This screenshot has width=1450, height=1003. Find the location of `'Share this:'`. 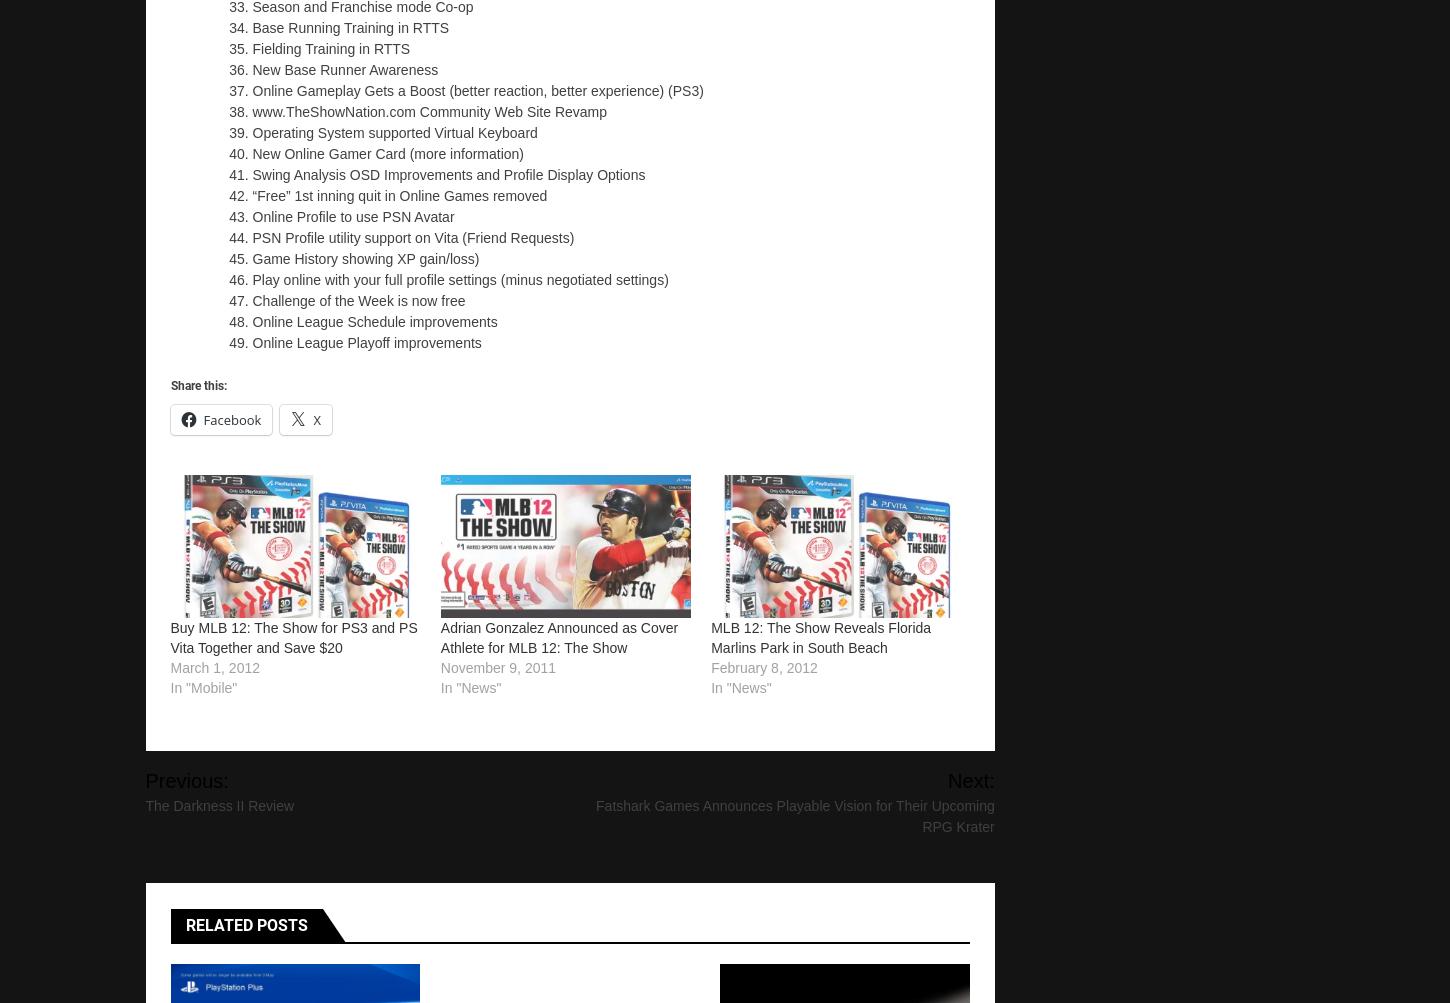

'Share this:' is located at coordinates (197, 383).